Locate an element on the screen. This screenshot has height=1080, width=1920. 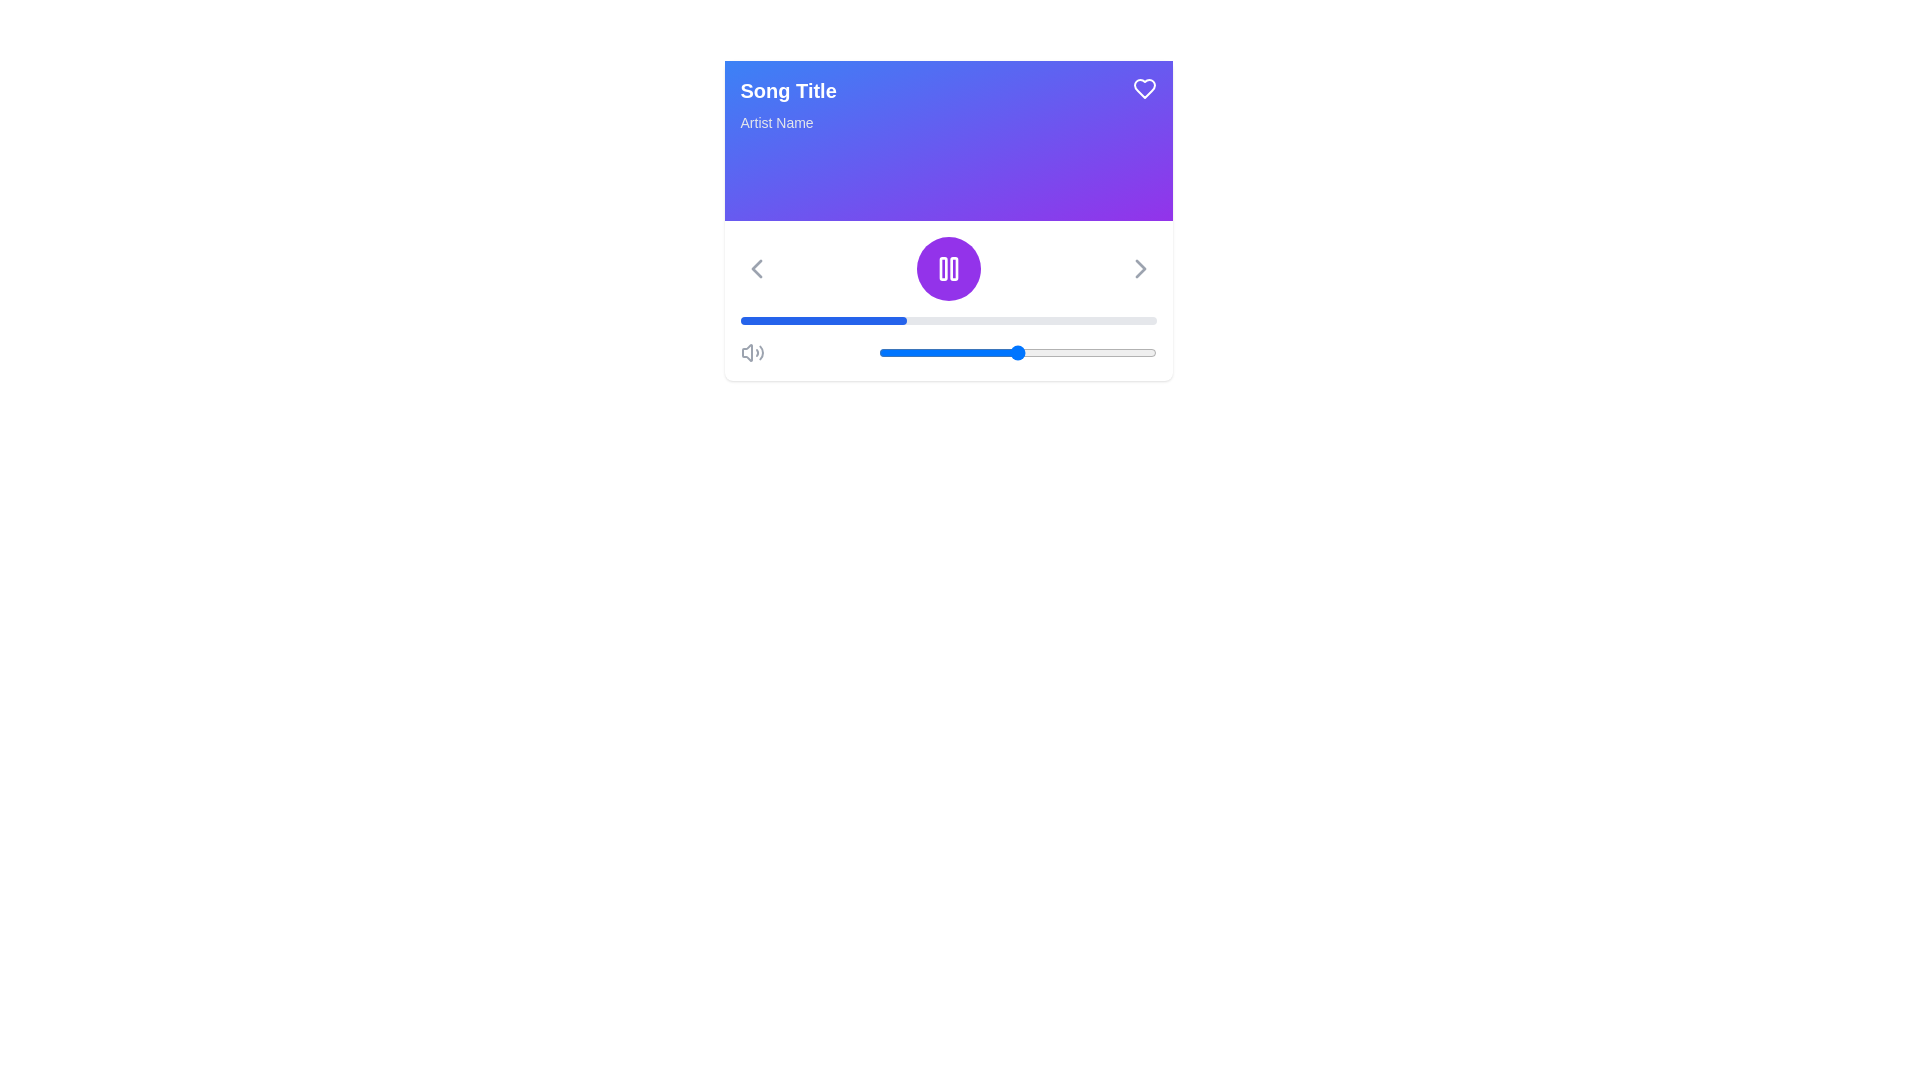
the speaker icon representing a volume control to adjust the volume is located at coordinates (751, 352).